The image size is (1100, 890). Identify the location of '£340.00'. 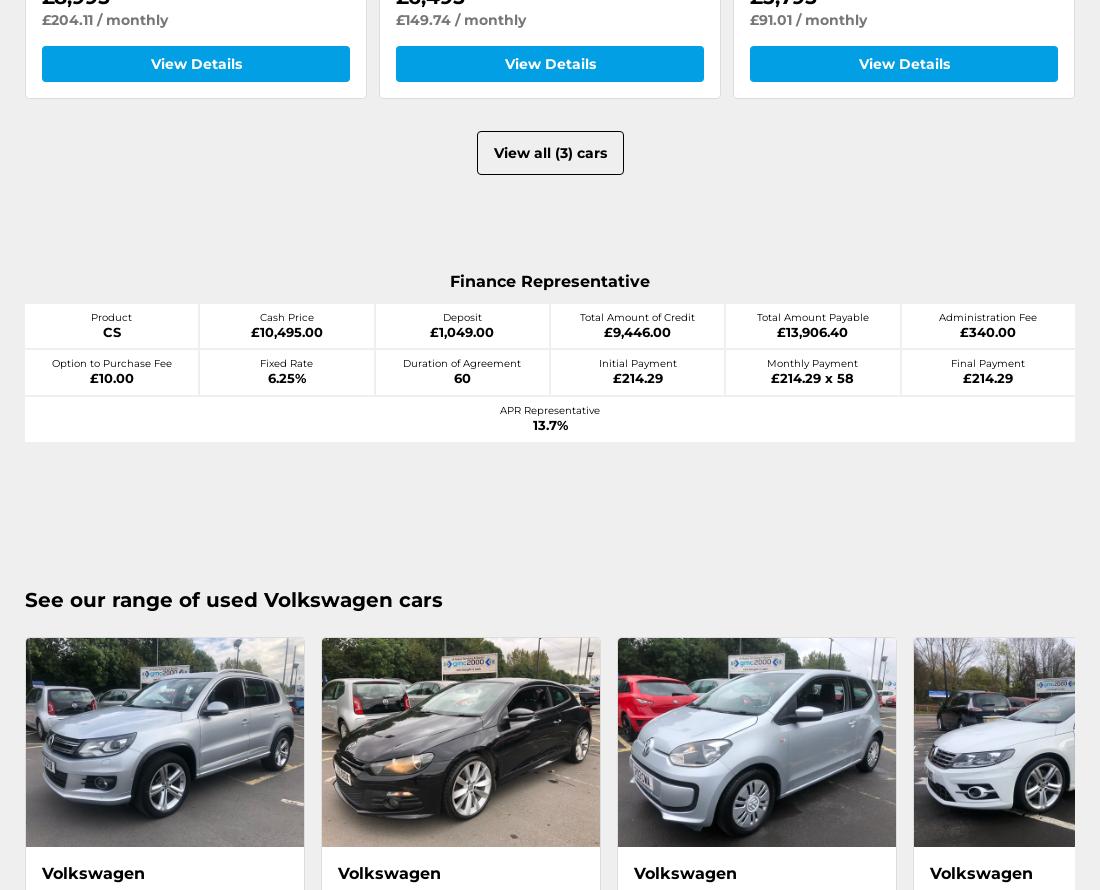
(987, 330).